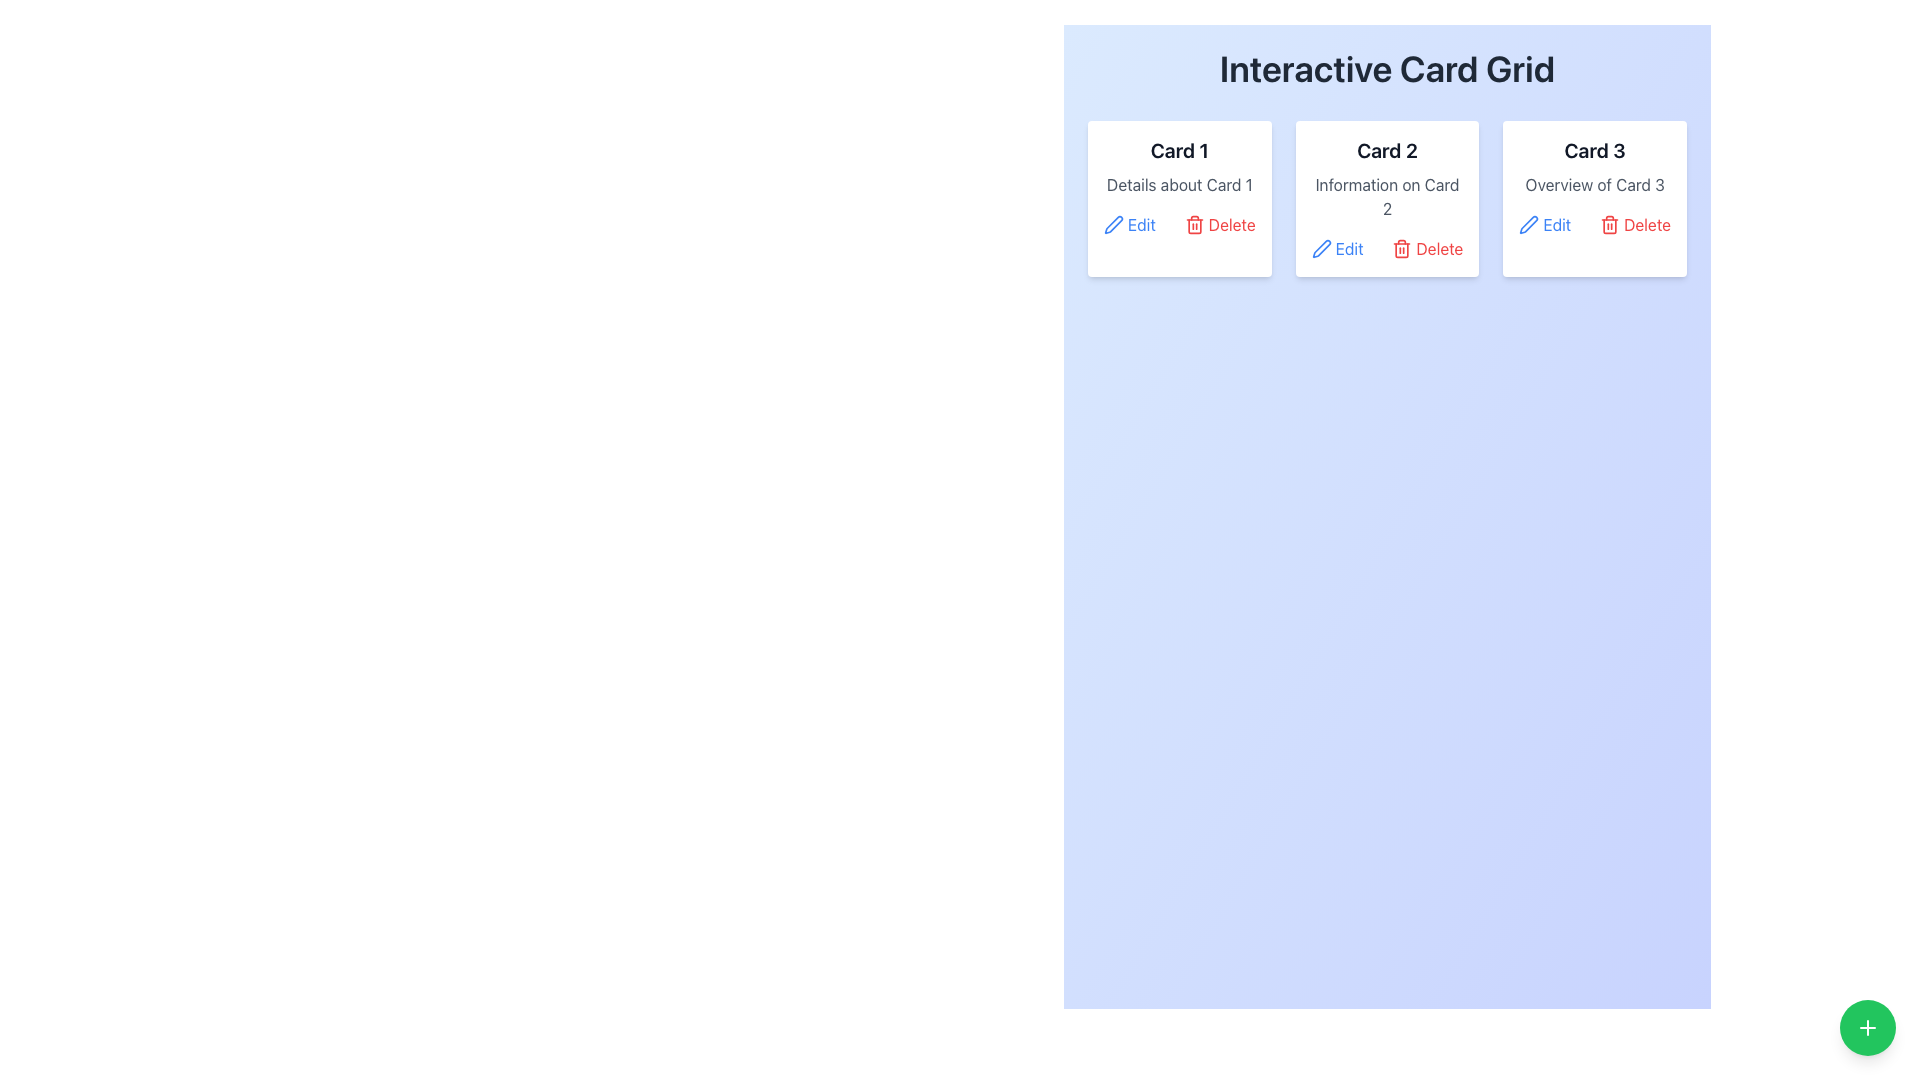 The width and height of the screenshot is (1920, 1080). What do you see at coordinates (1594, 185) in the screenshot?
I see `the text element that provides a brief description of the card's content, located in the third card under the title 'Card 3' and above the options 'Edit' and 'Delete'` at bounding box center [1594, 185].